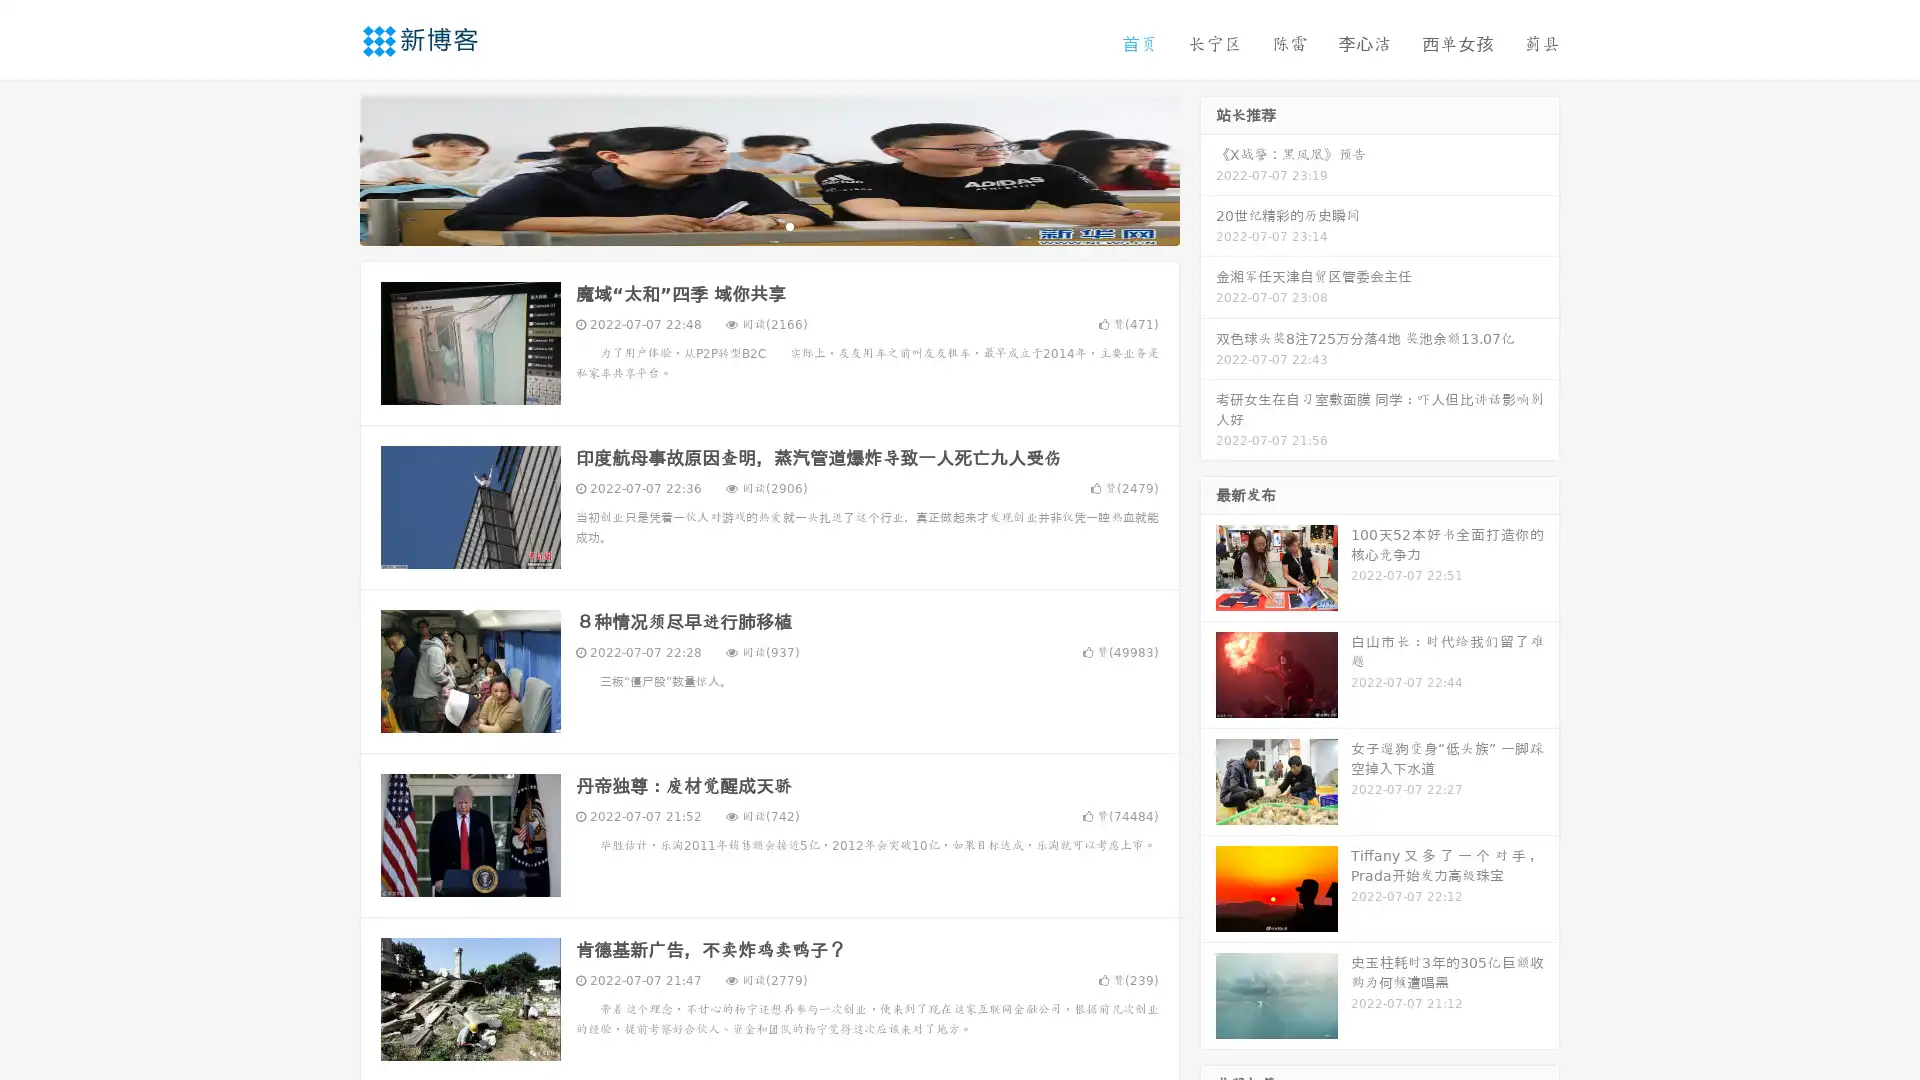  What do you see at coordinates (1208, 168) in the screenshot?
I see `Next slide` at bounding box center [1208, 168].